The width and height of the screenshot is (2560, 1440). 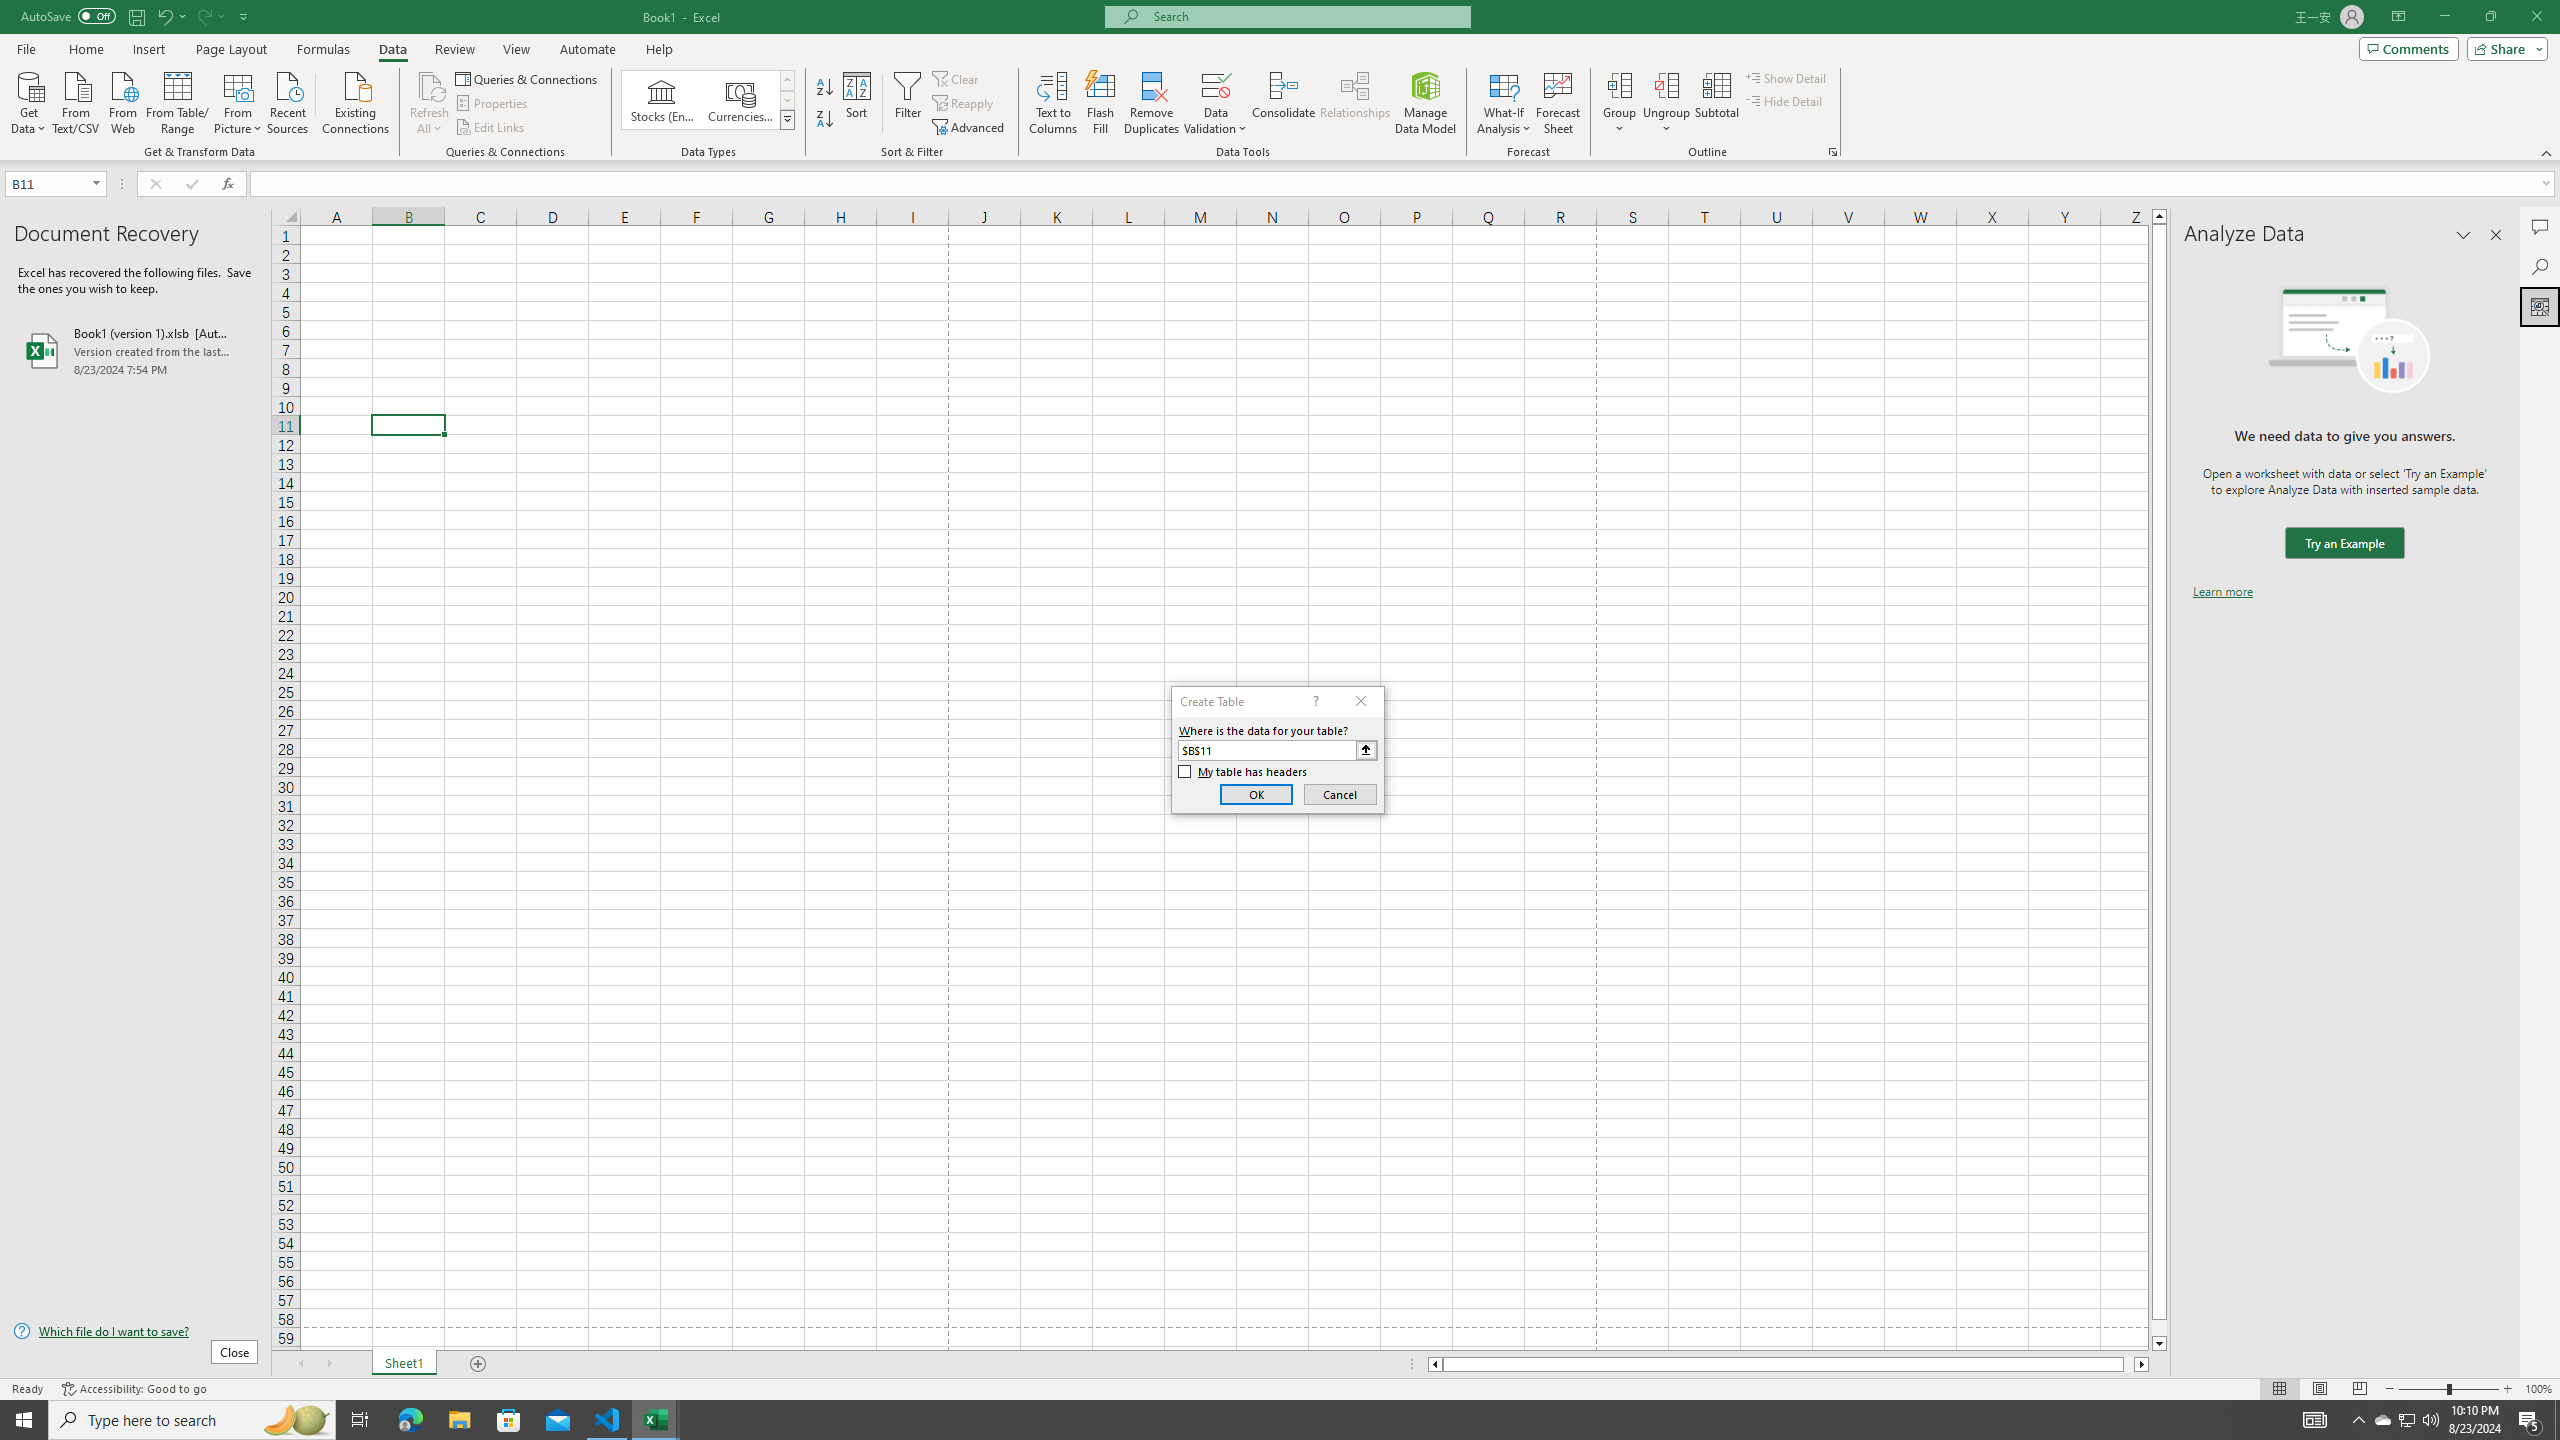 What do you see at coordinates (2507, 1389) in the screenshot?
I see `'Zoom In'` at bounding box center [2507, 1389].